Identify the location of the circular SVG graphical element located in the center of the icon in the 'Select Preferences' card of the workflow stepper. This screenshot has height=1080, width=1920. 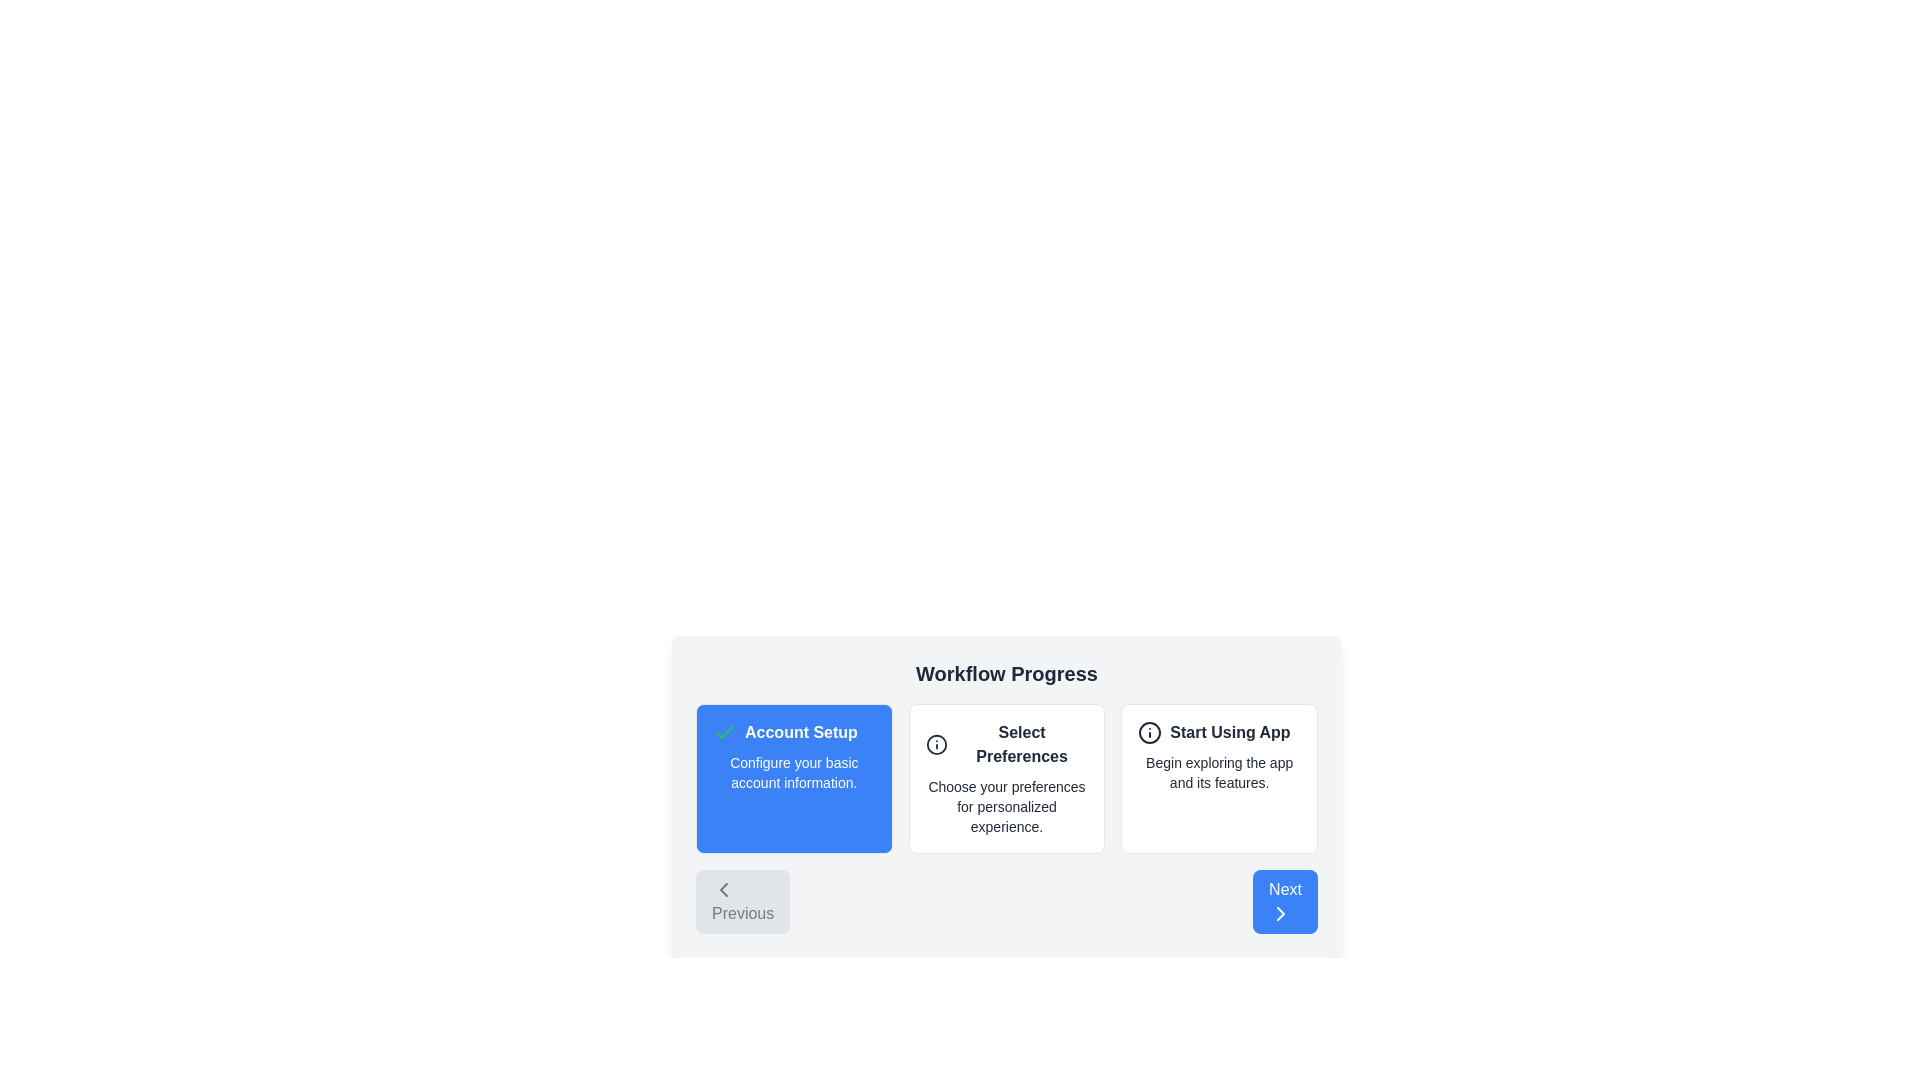
(935, 744).